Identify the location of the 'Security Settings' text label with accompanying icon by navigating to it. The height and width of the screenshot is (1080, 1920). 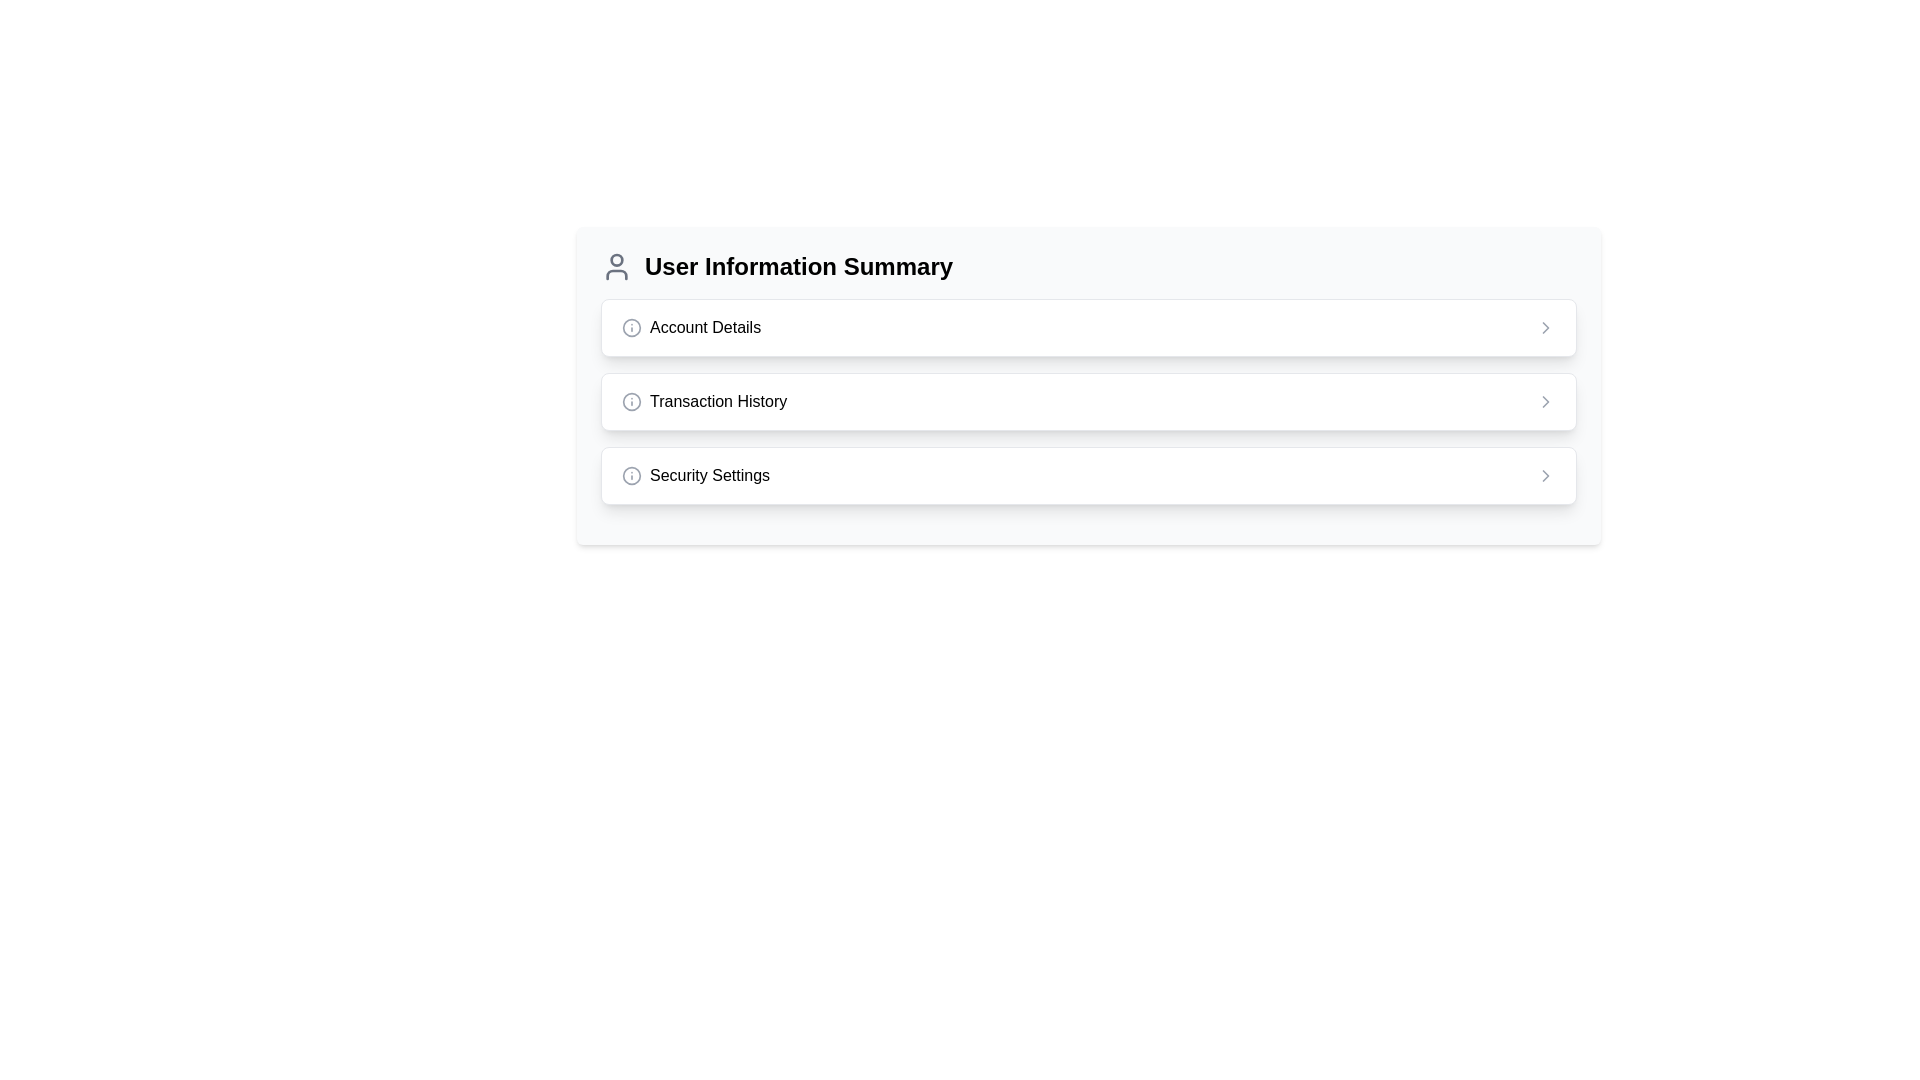
(696, 475).